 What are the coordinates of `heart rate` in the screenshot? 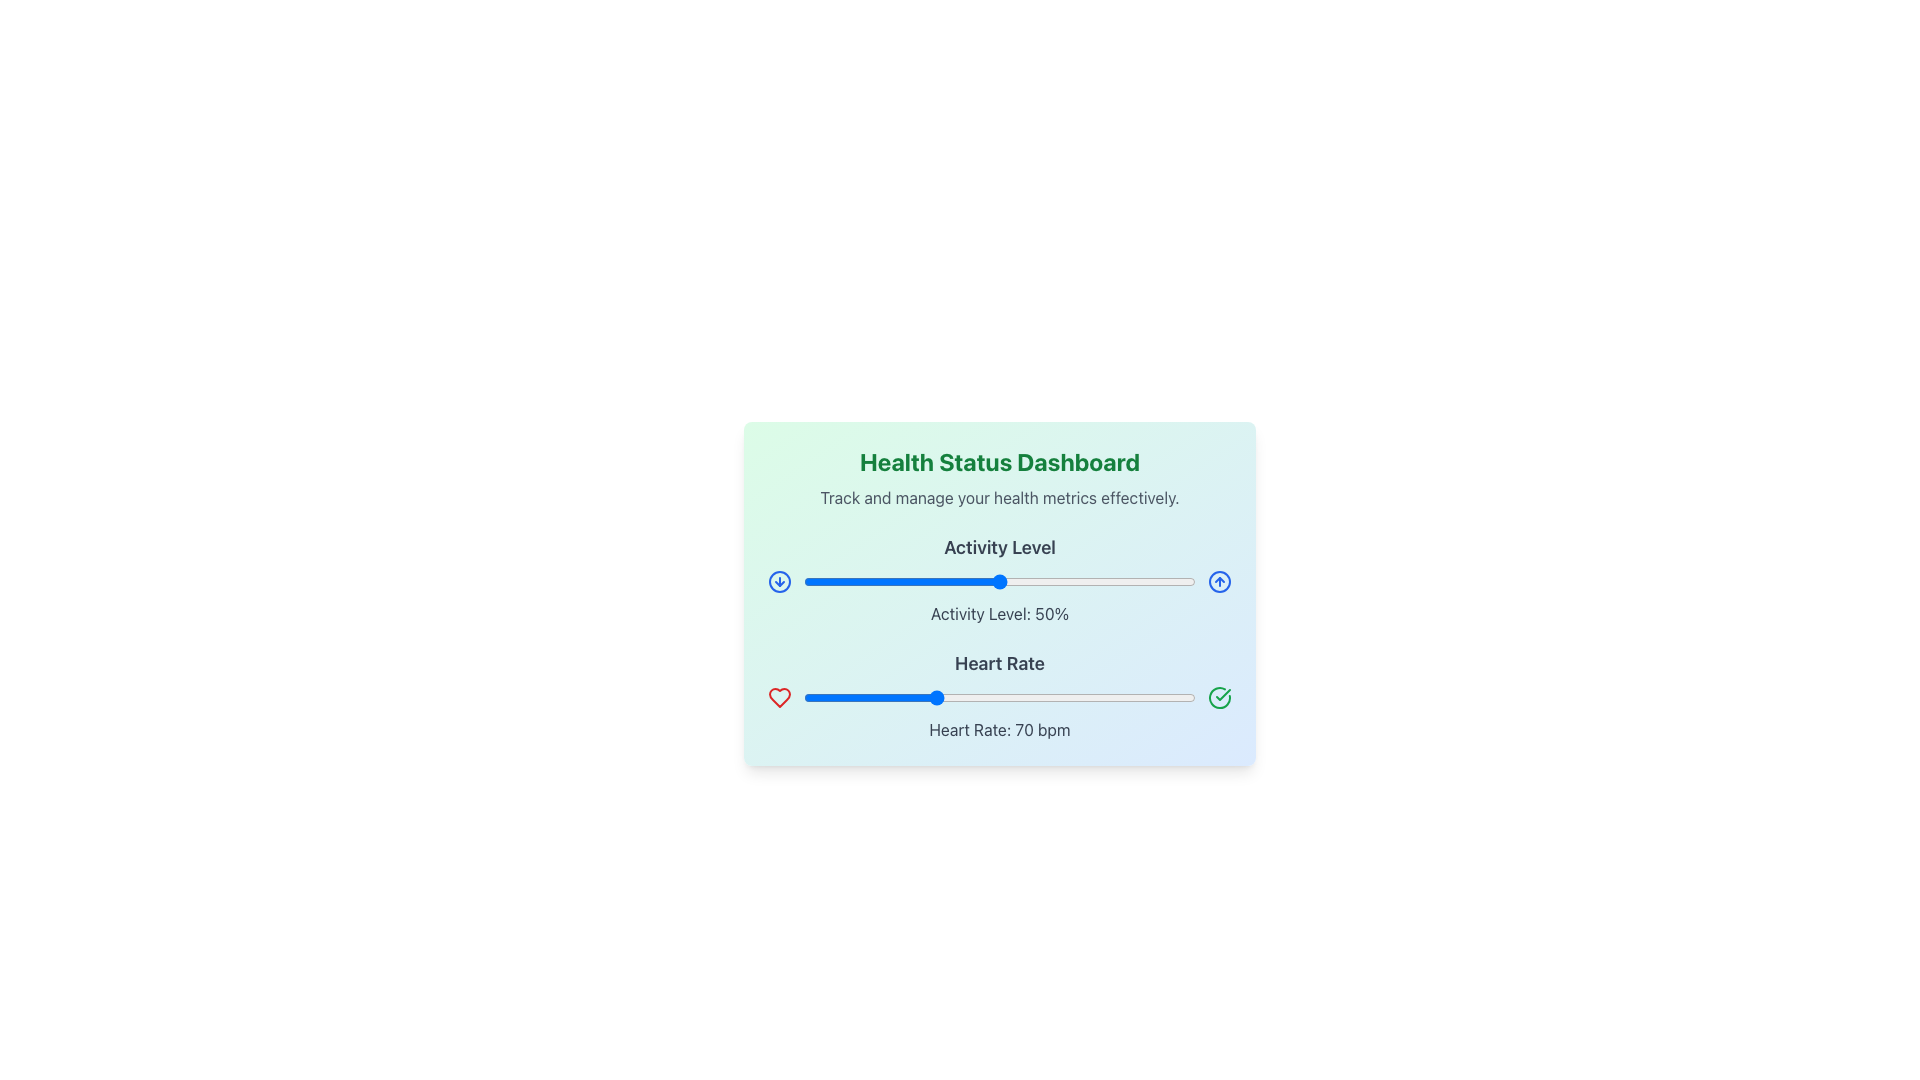 It's located at (853, 697).